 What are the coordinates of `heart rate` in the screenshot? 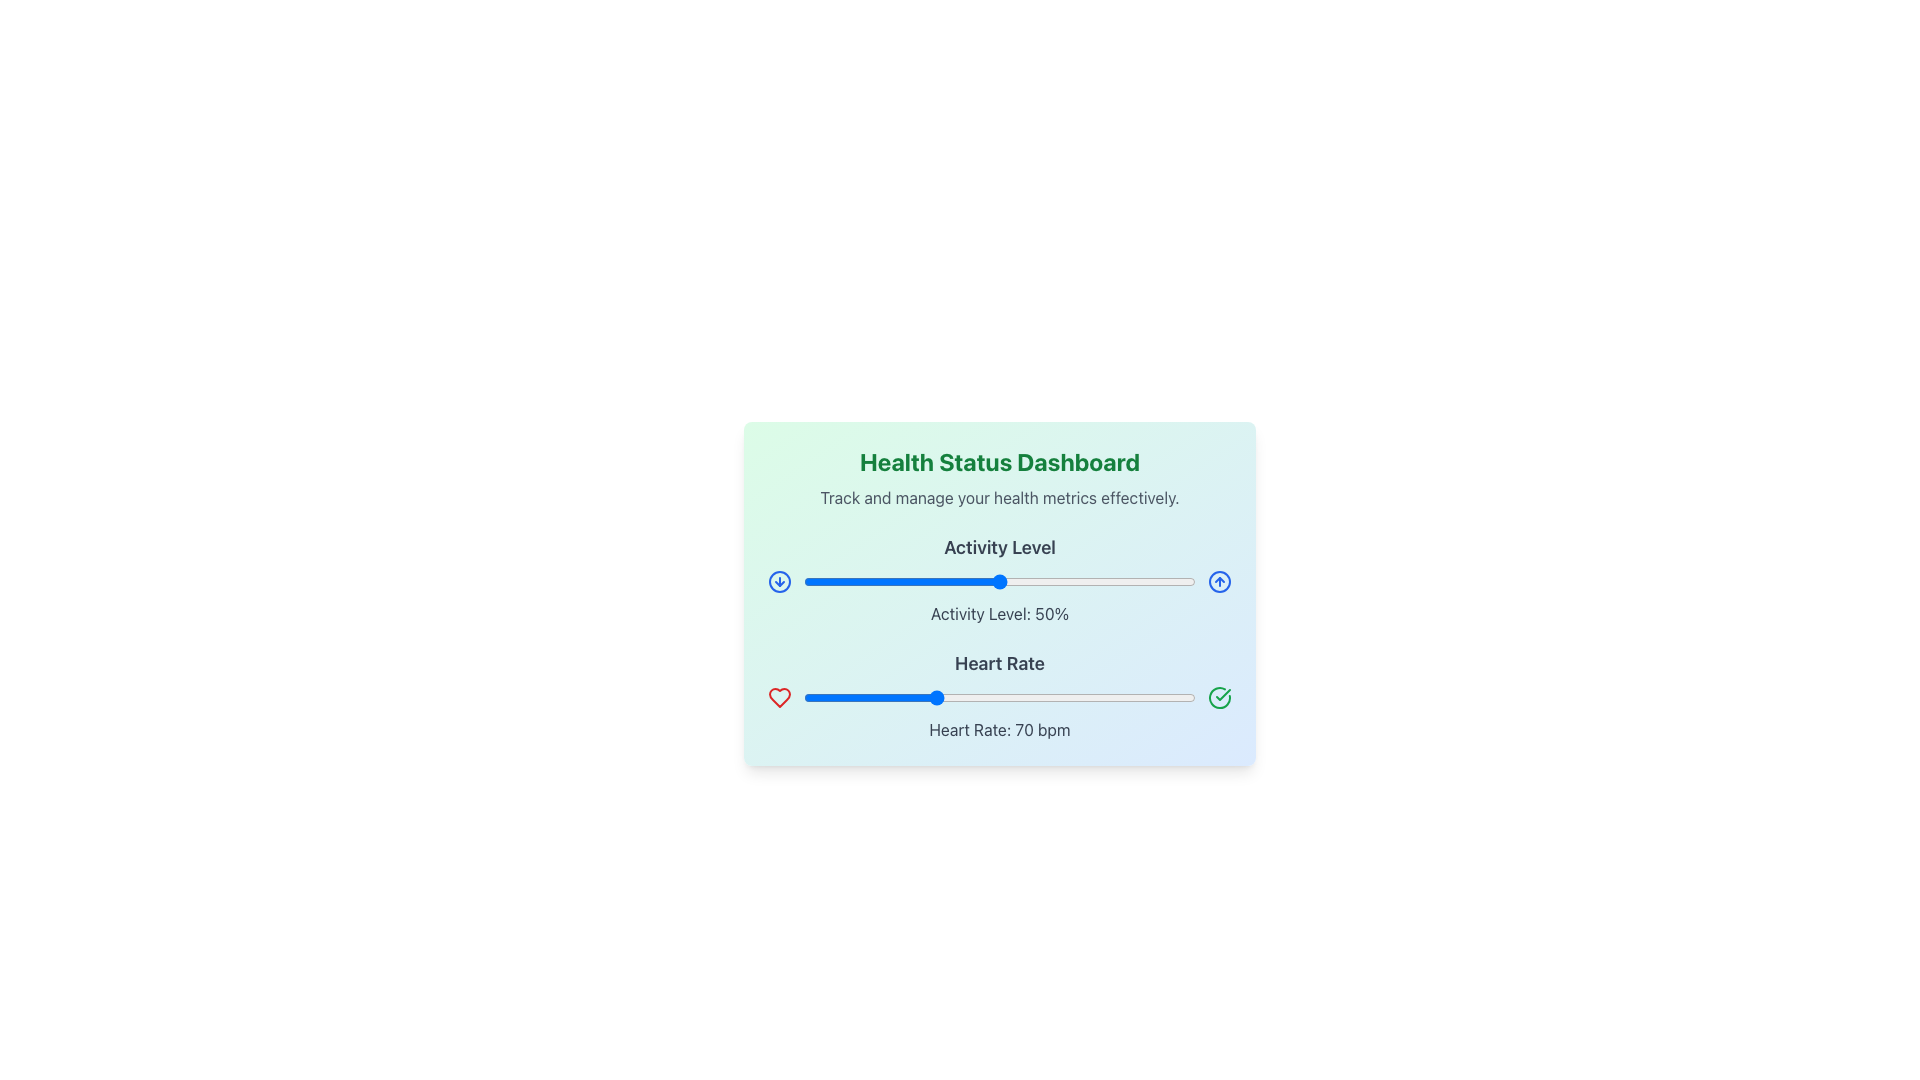 It's located at (853, 697).